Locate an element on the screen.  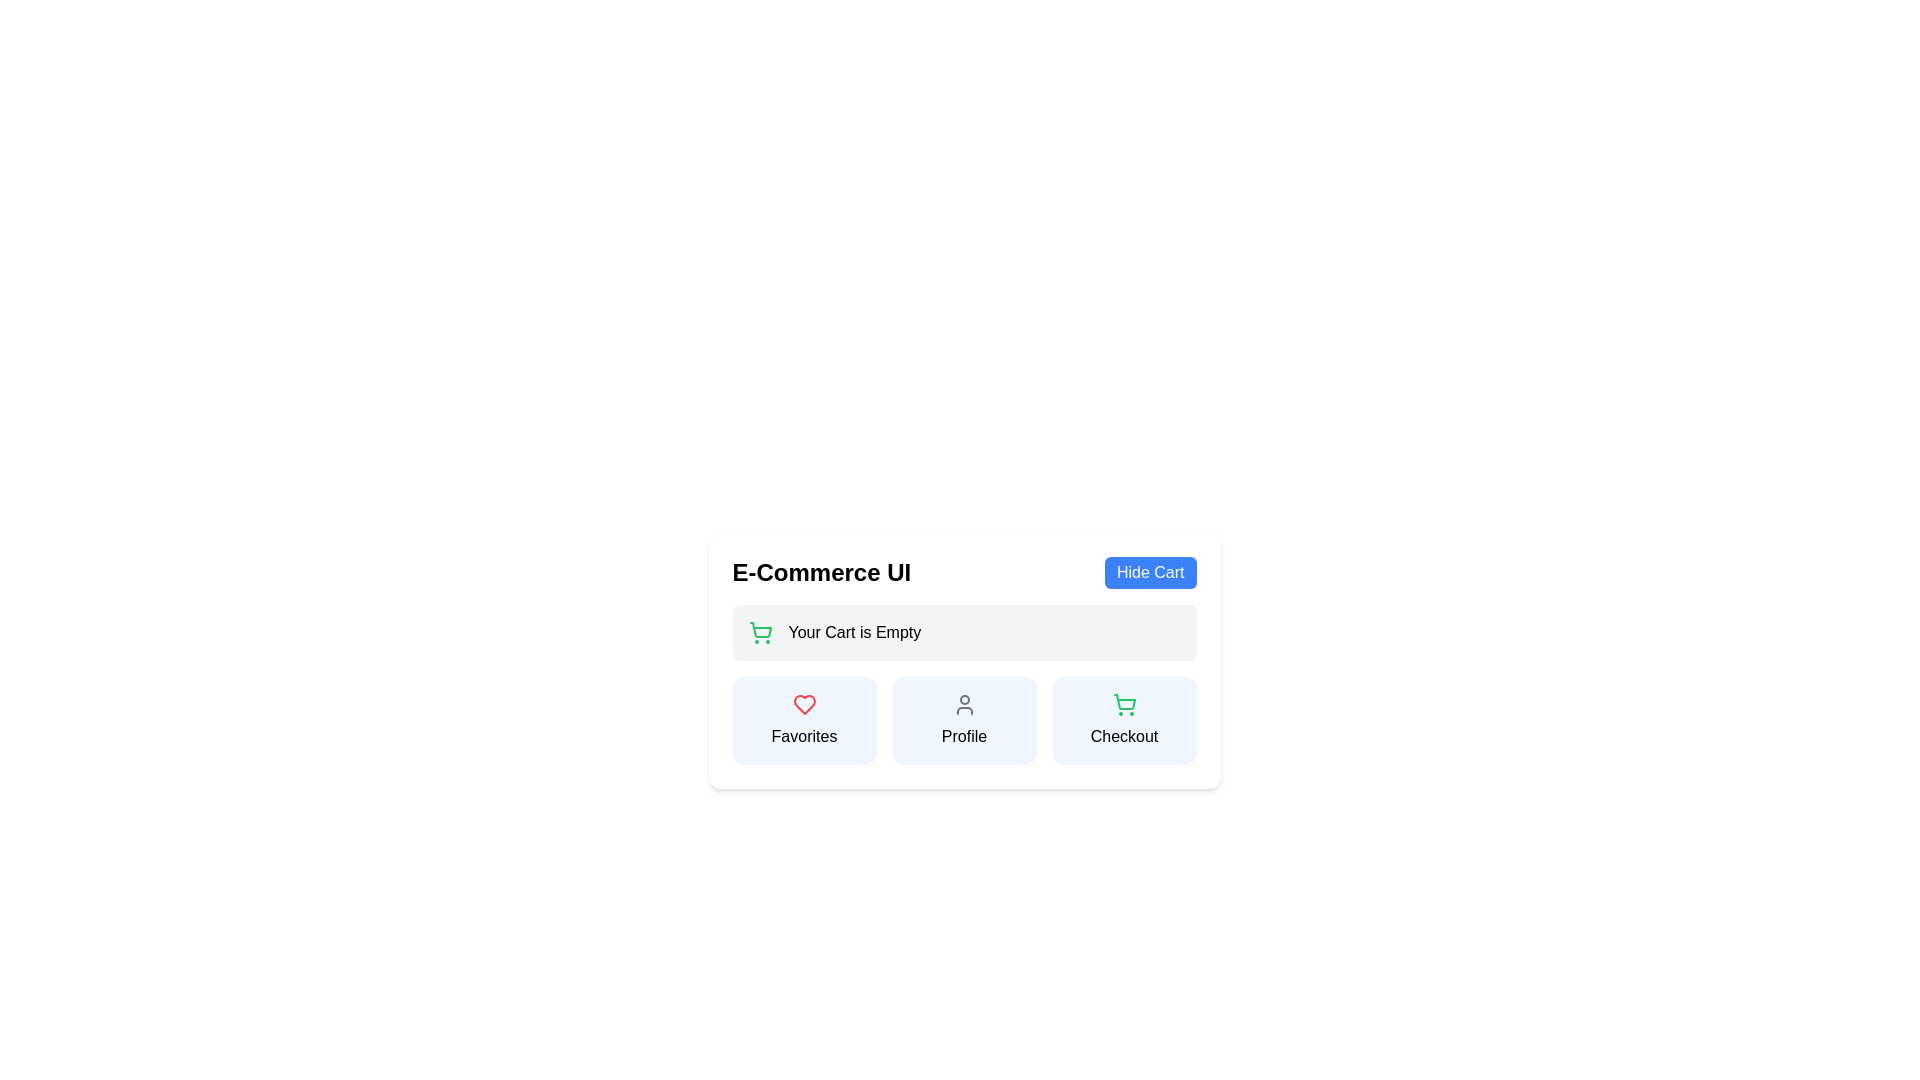
the user icon, which is an outline style gray icon with a circular head and partial oval base, located in the center of the 'Profile' button is located at coordinates (964, 704).